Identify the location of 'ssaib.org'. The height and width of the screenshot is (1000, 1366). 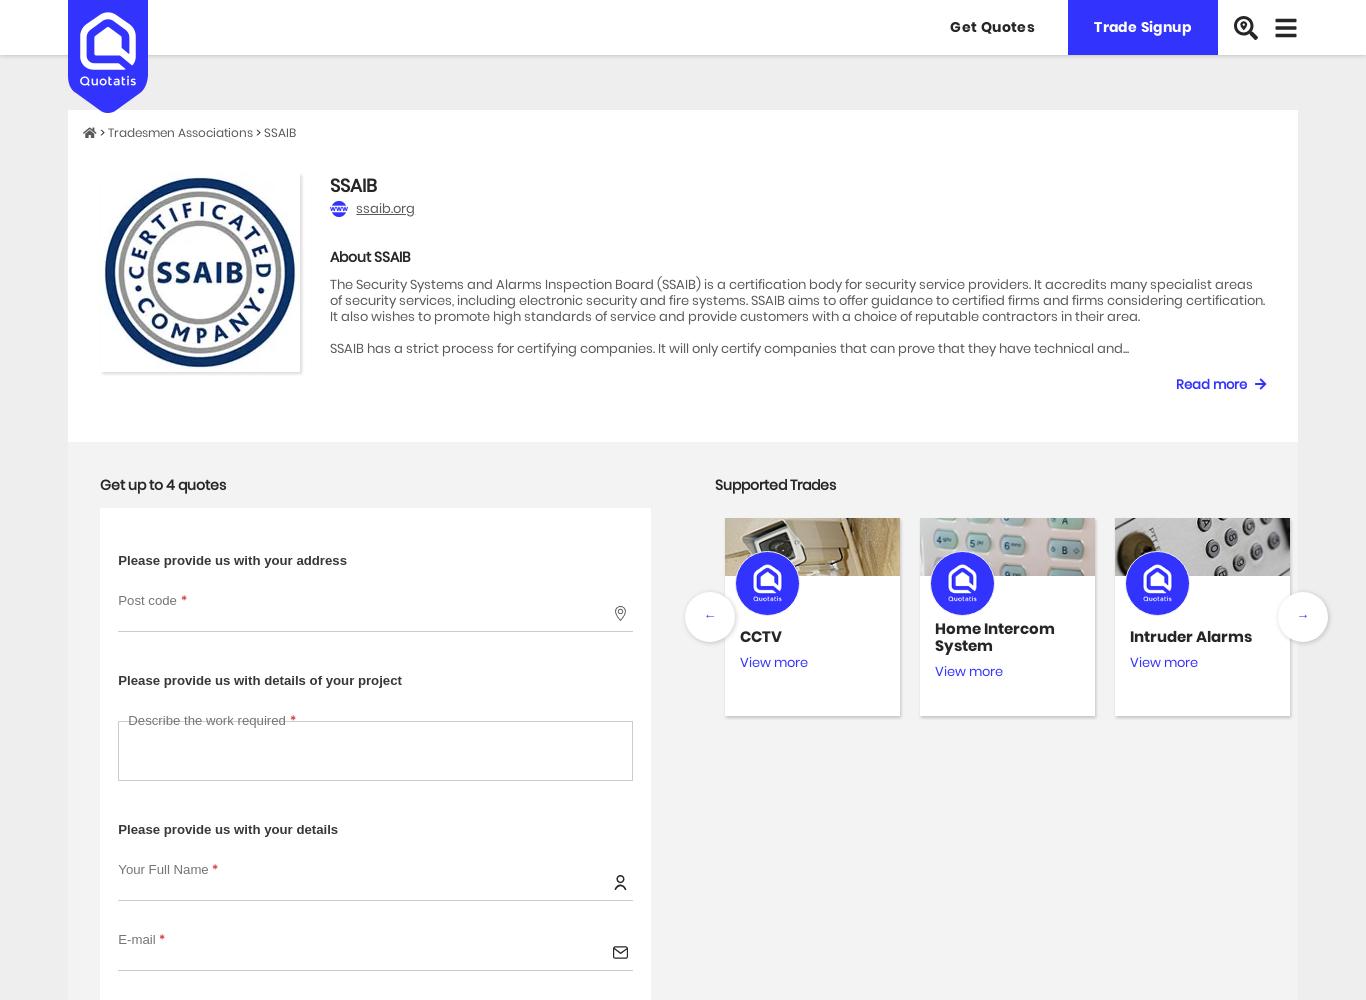
(384, 207).